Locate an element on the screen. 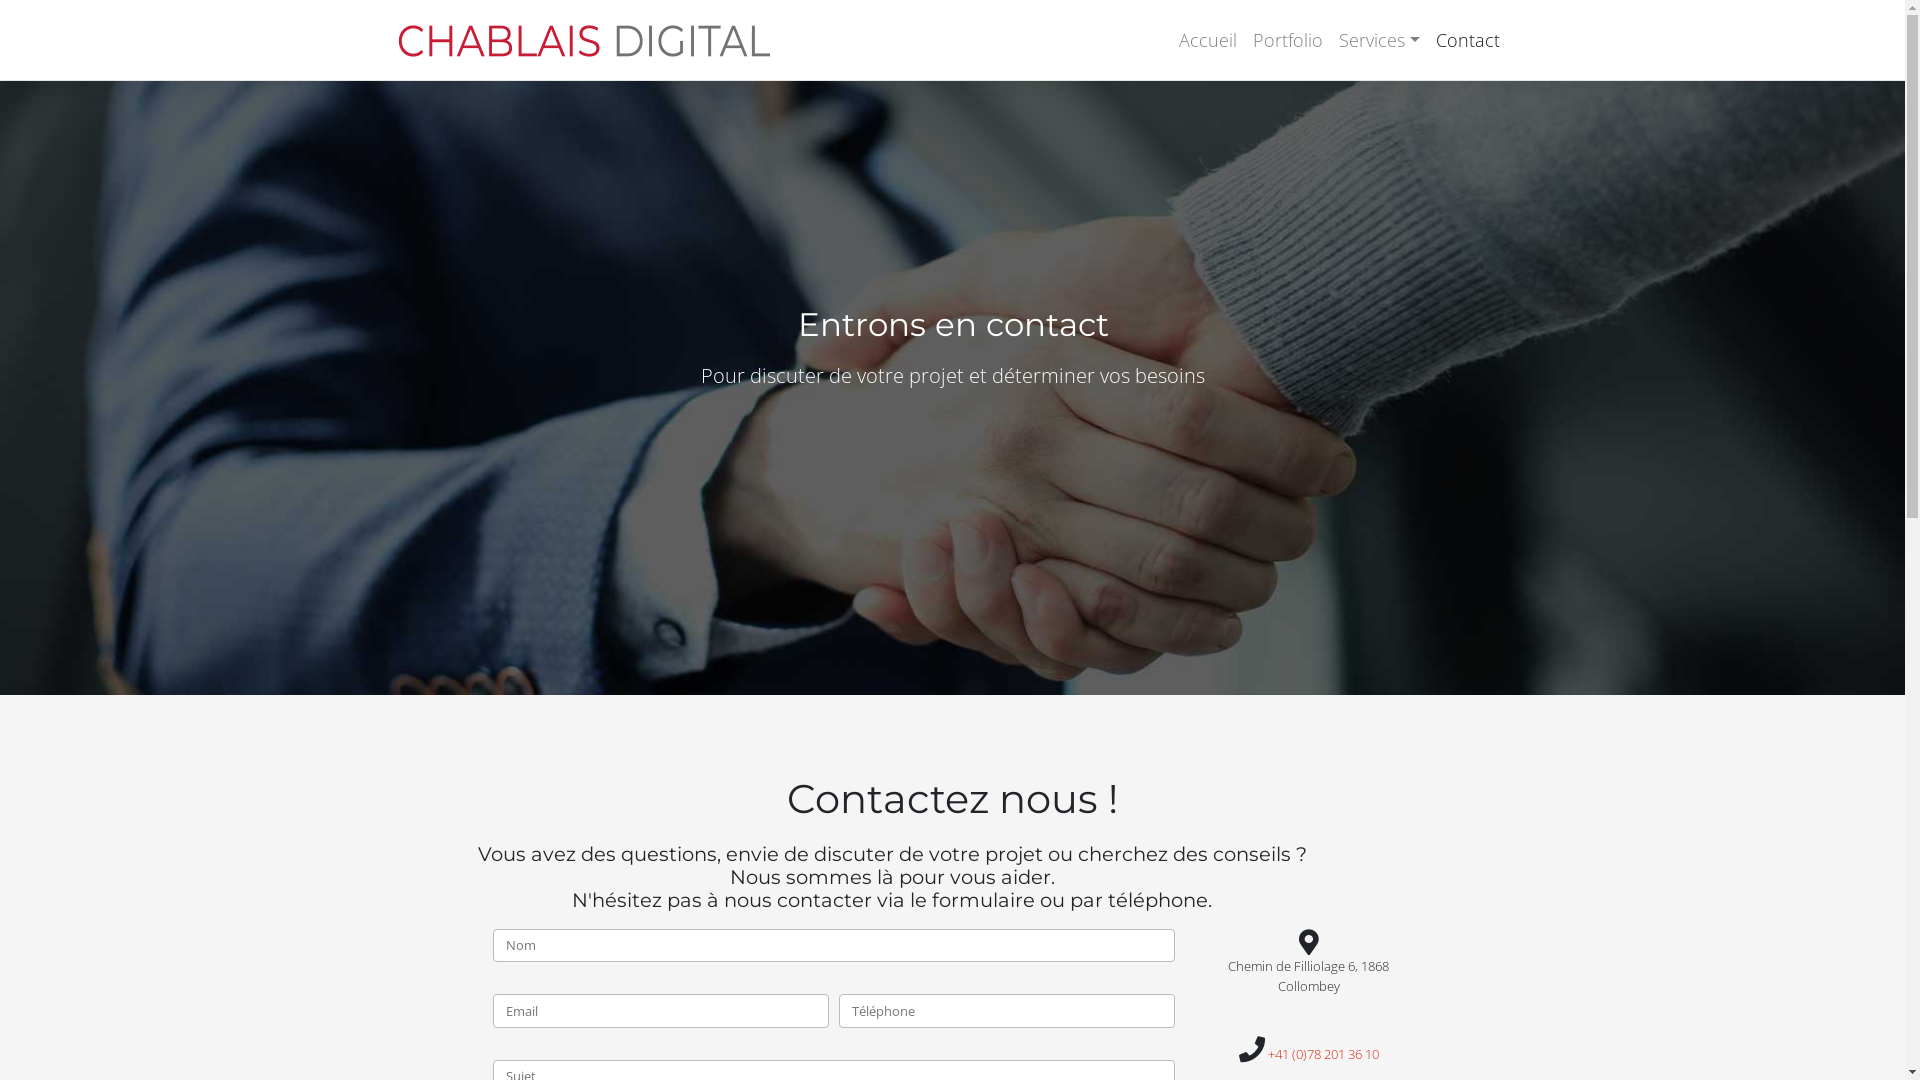 The height and width of the screenshot is (1080, 1920). 'Portfolio' is located at coordinates (1287, 39).